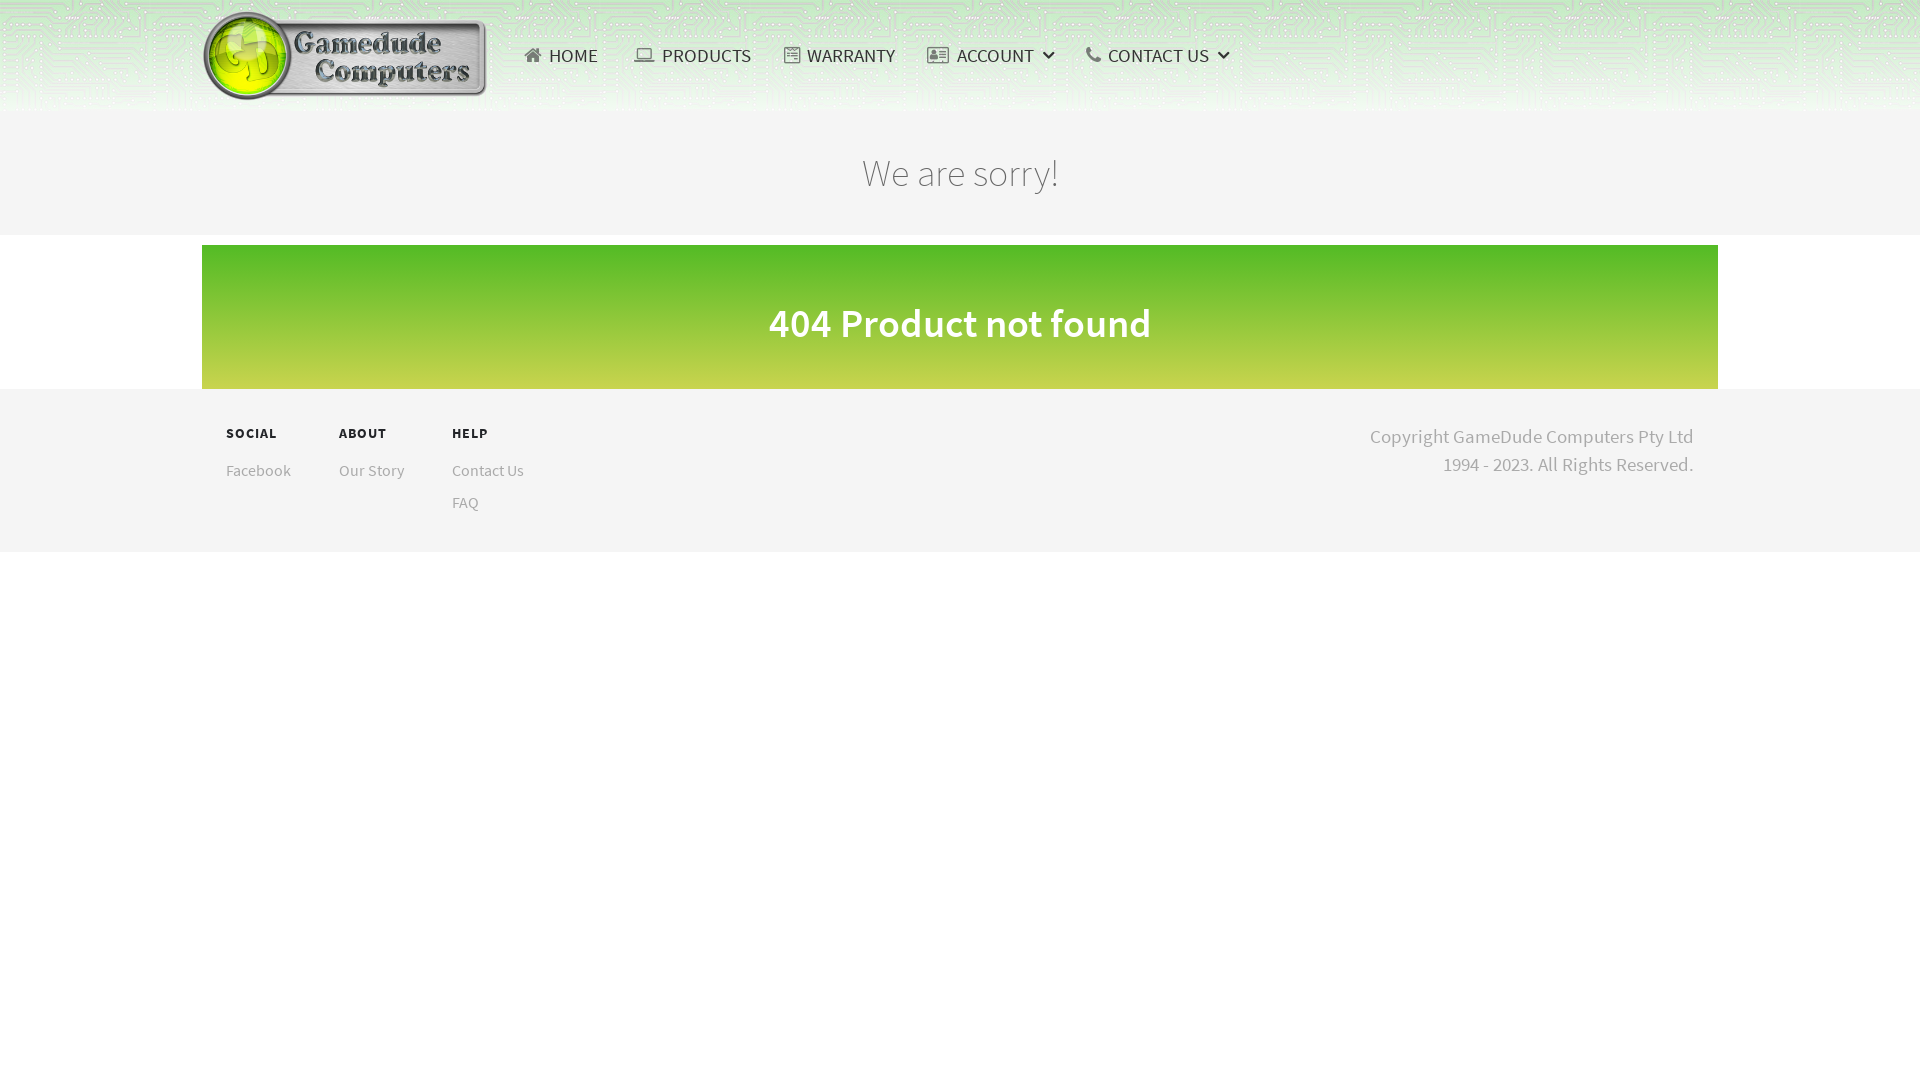 This screenshot has width=1920, height=1080. Describe the element at coordinates (488, 470) in the screenshot. I see `'Contact Us'` at that location.